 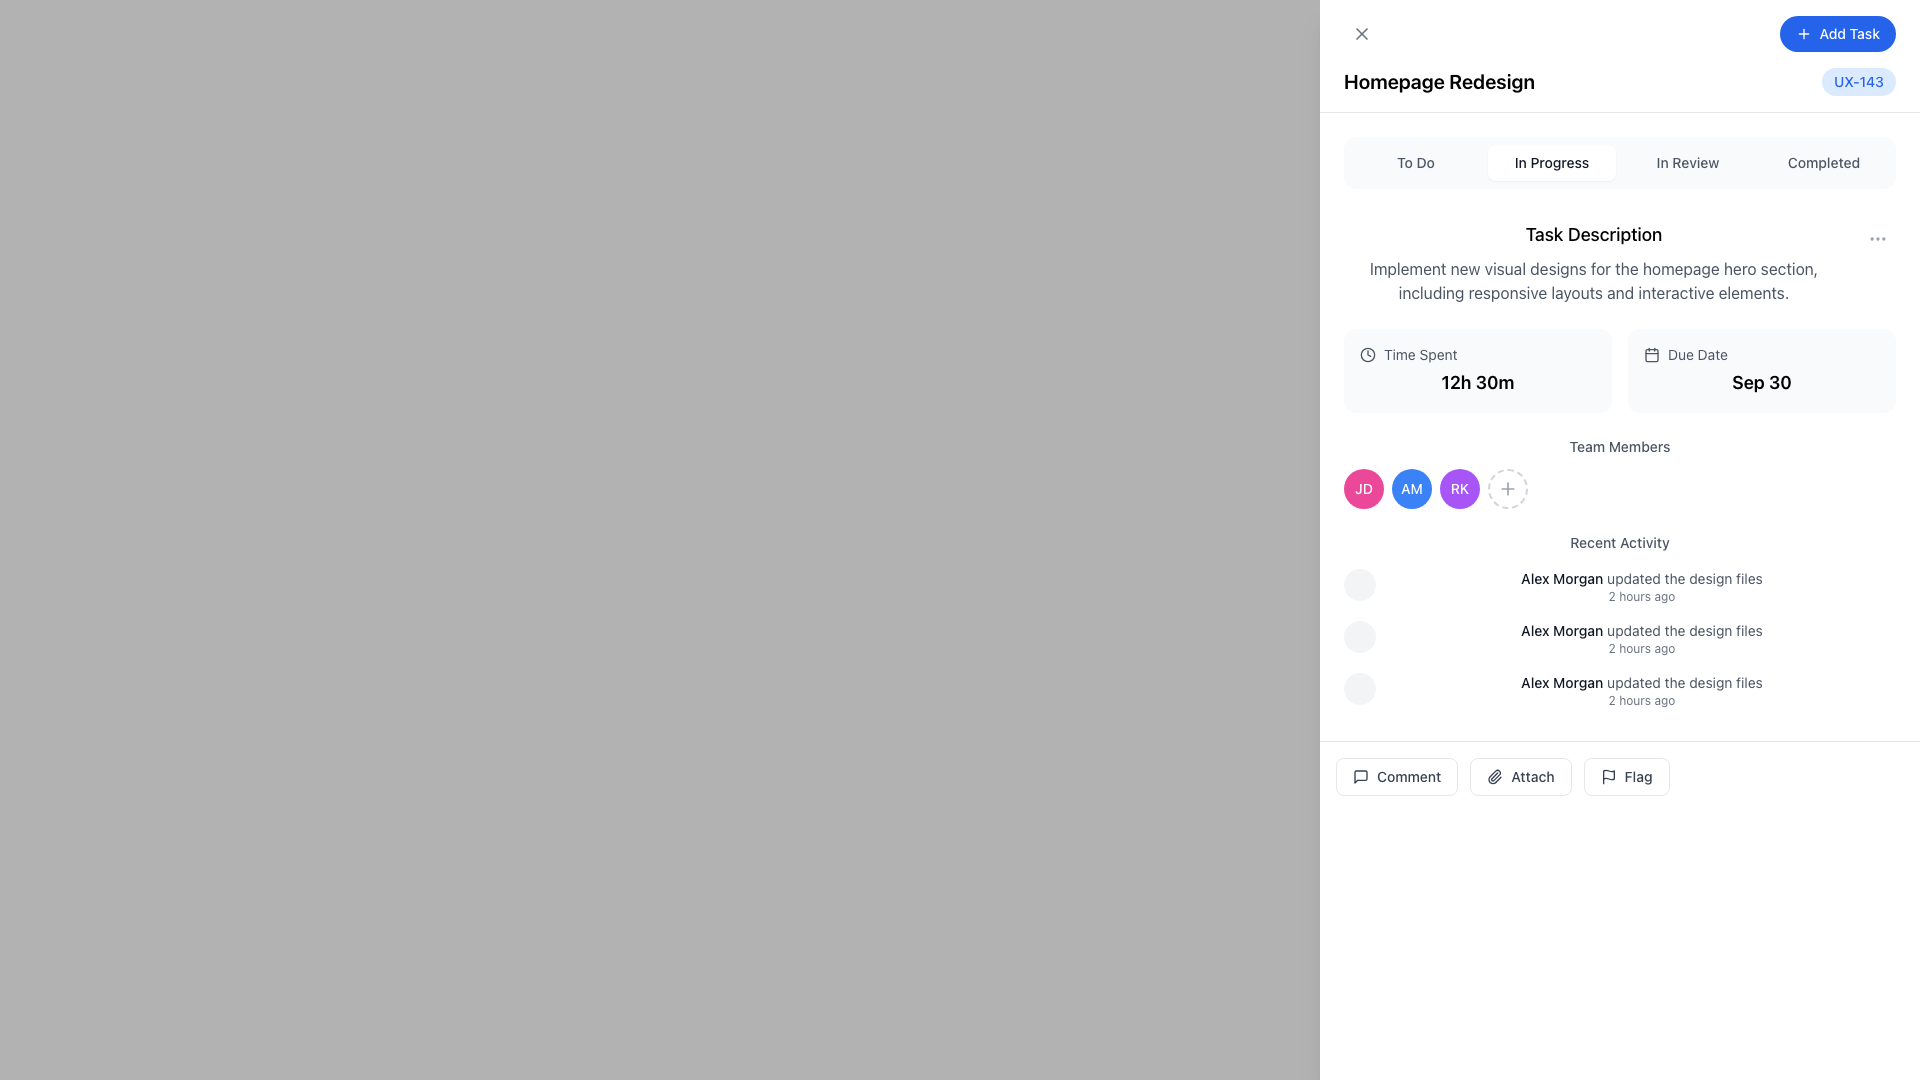 What do you see at coordinates (1641, 648) in the screenshot?
I see `the timestamp Text label located in the 'Recent Activity' section, which indicates when Alex Morgan updated the design files` at bounding box center [1641, 648].